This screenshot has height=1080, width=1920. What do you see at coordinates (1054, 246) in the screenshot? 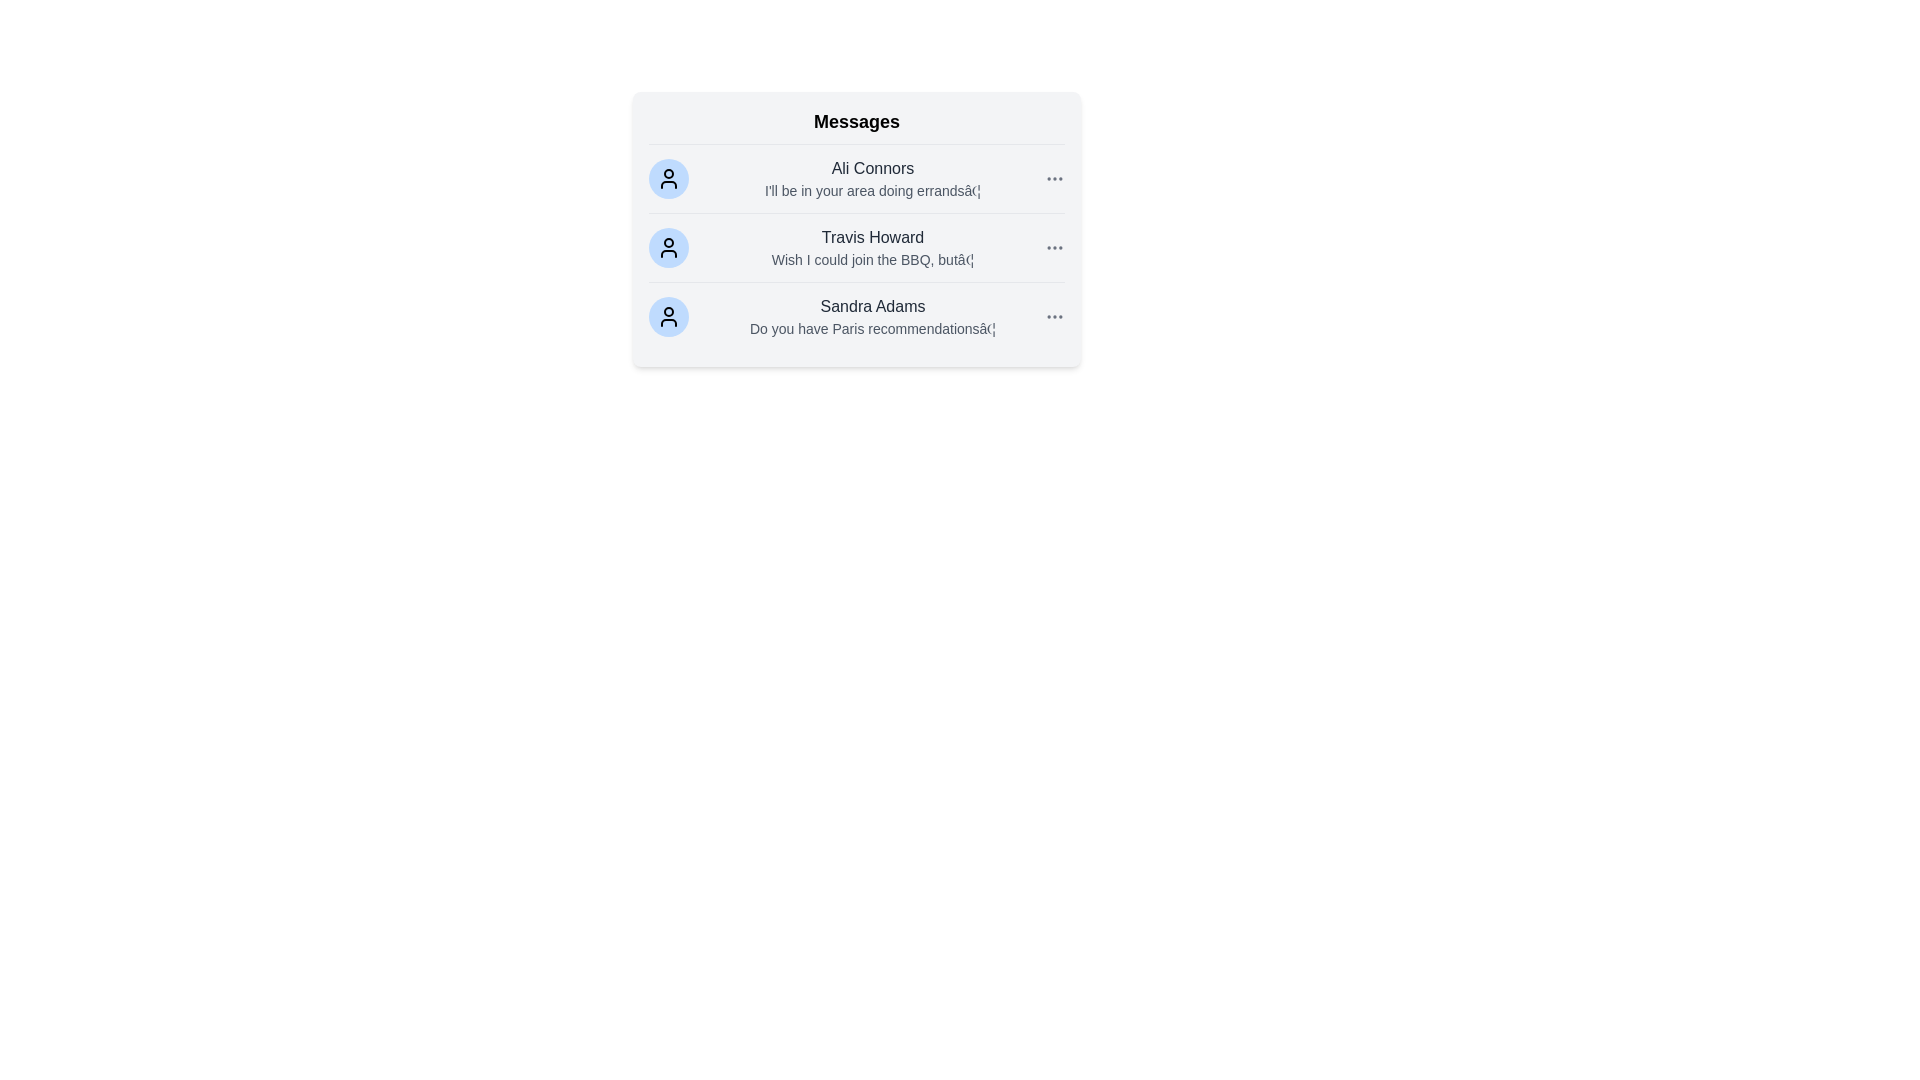
I see `the button located on the right side of the list item associated with 'Travis Howard'` at bounding box center [1054, 246].